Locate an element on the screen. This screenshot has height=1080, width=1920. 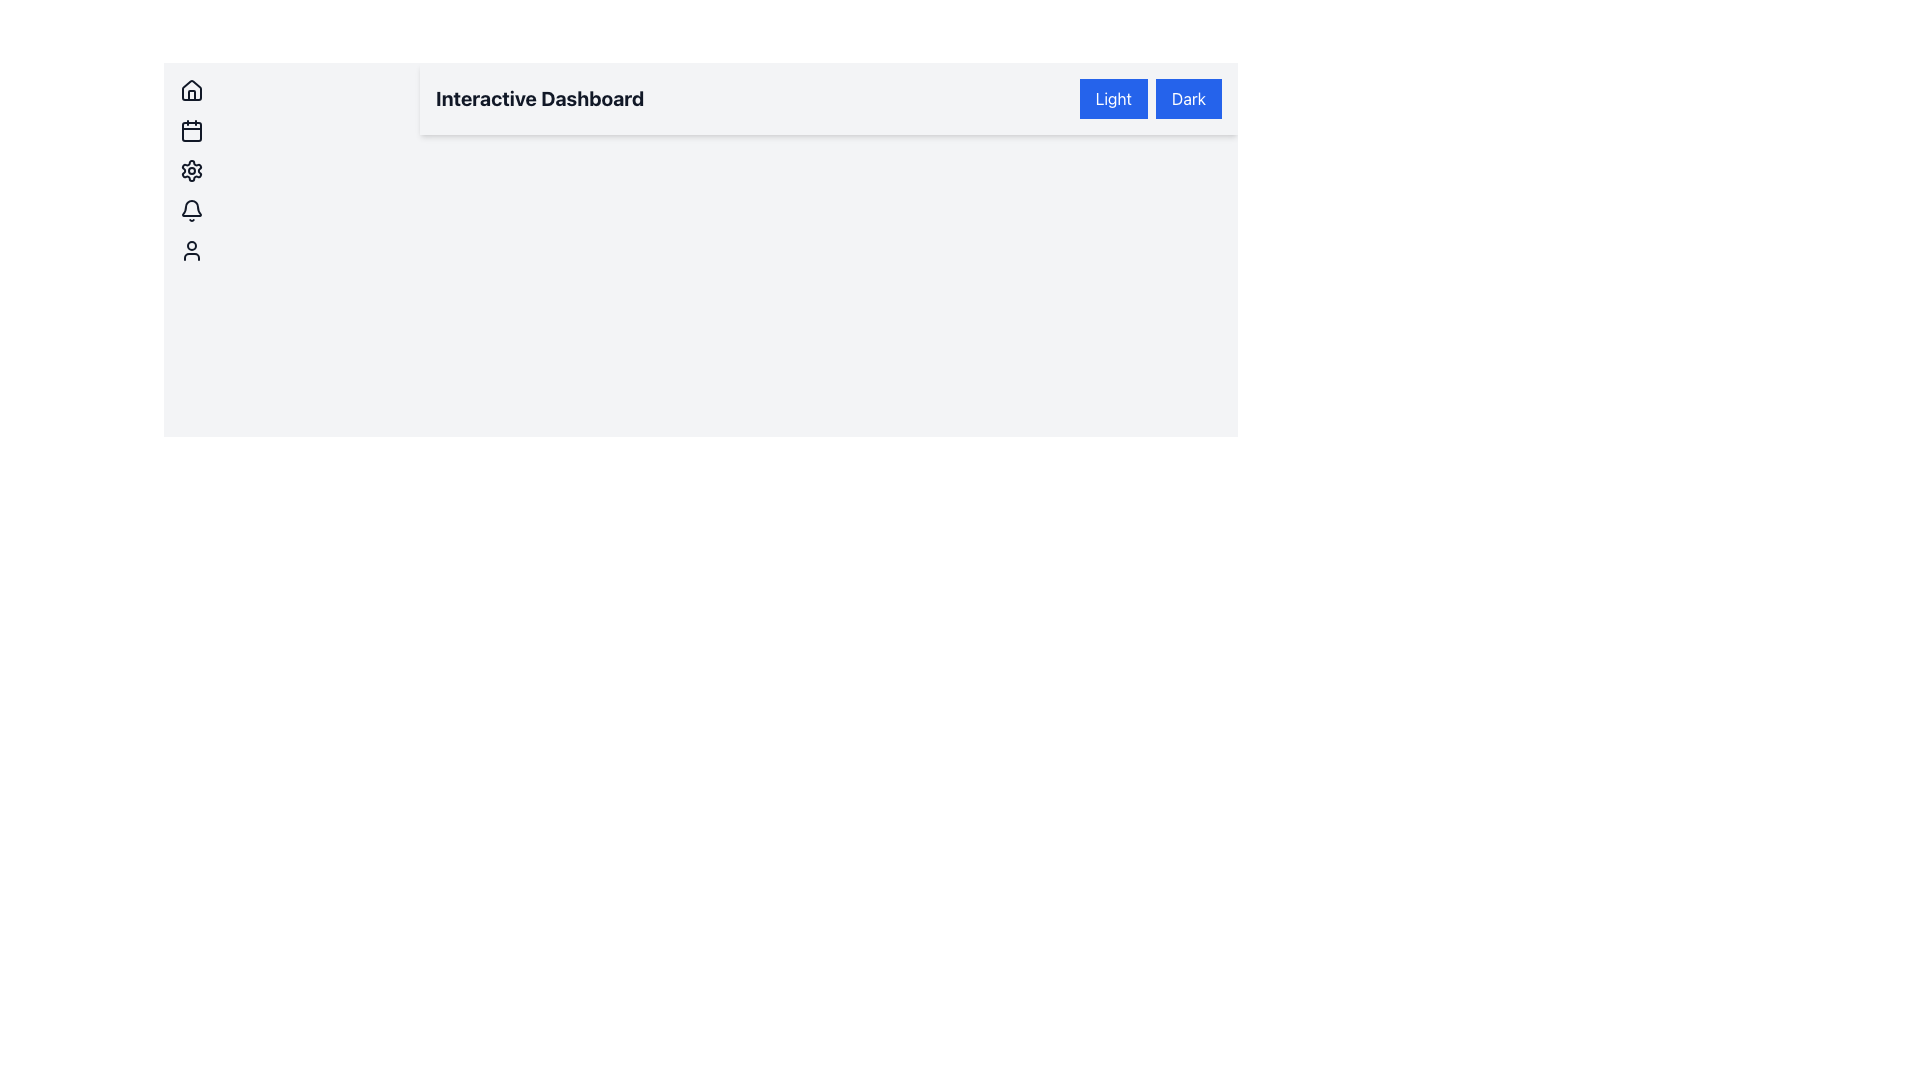
the home dashboard icon located at the top of the vertical list of icons on the left side of the interface is located at coordinates (192, 91).